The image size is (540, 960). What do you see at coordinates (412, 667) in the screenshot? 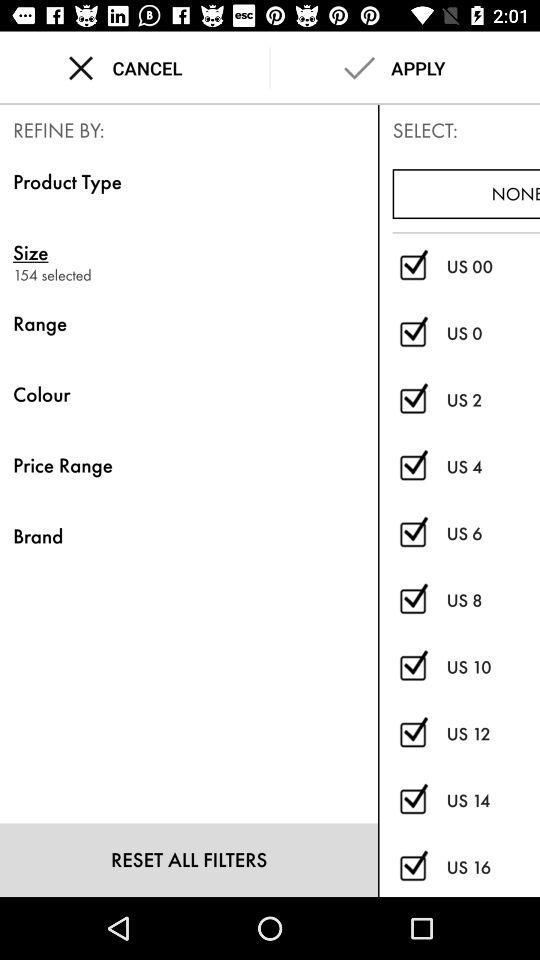
I see `us 10` at bounding box center [412, 667].